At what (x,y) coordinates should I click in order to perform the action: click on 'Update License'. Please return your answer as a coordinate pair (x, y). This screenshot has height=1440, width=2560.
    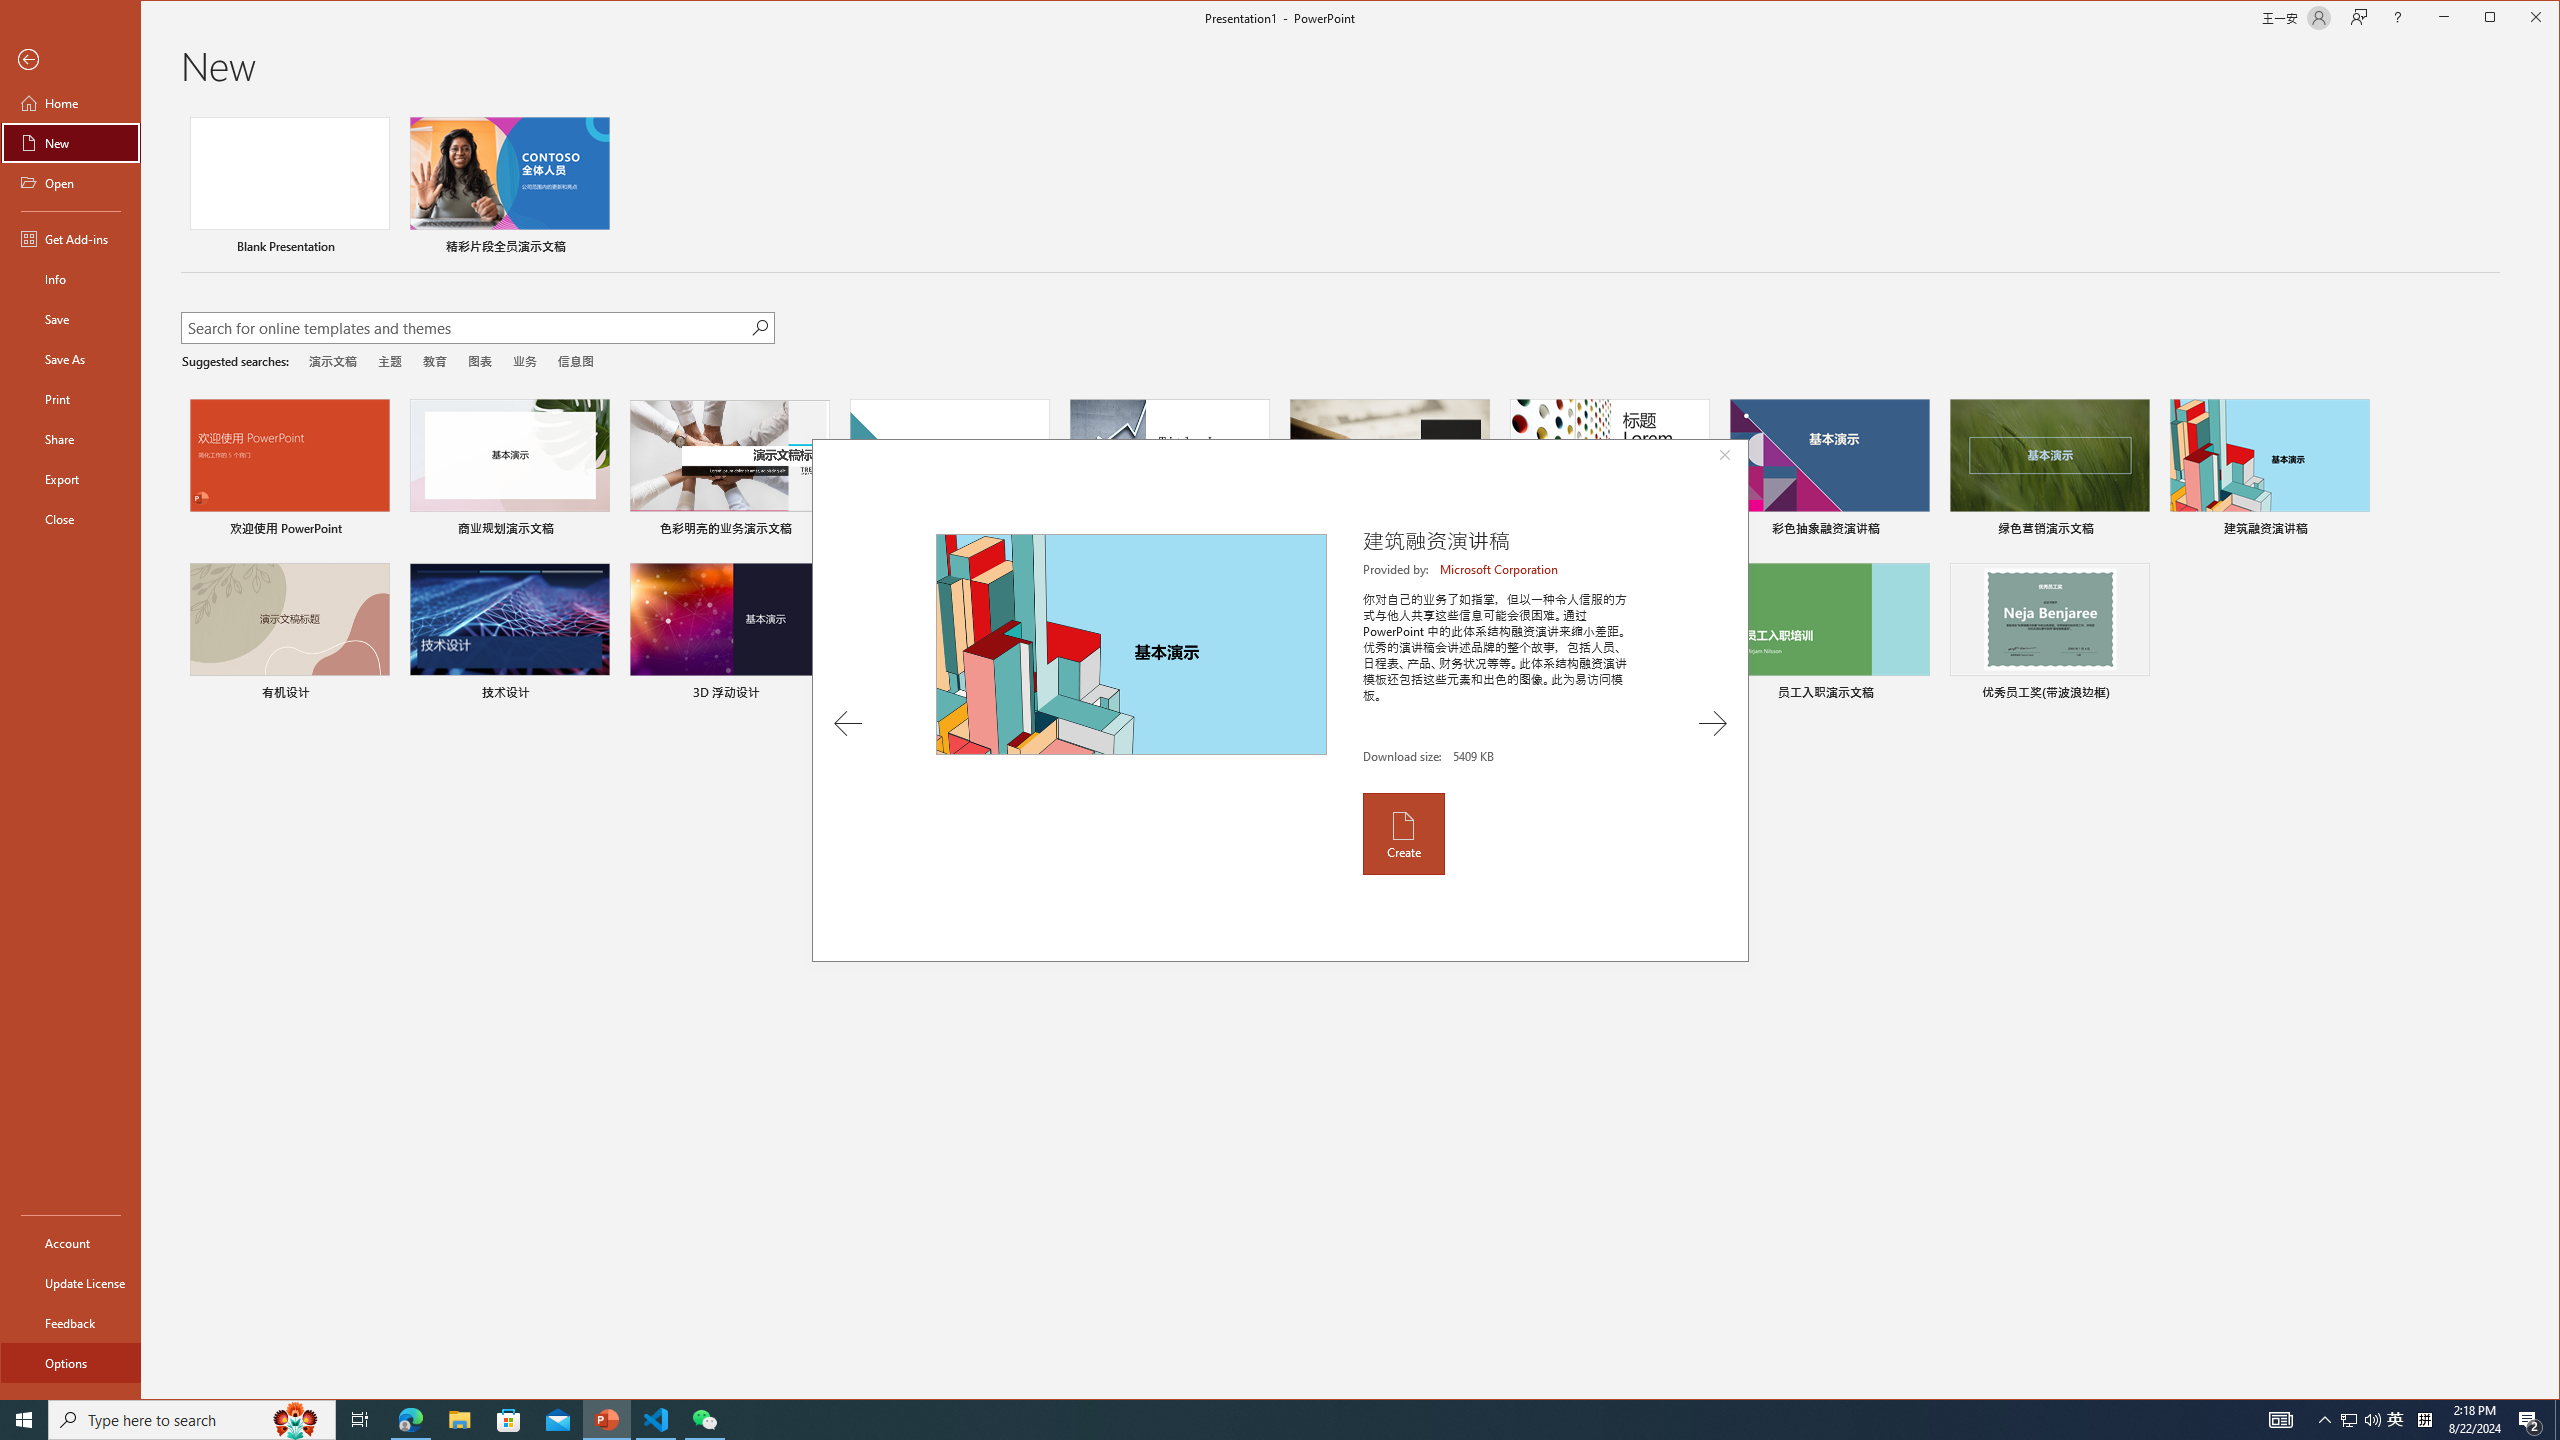
    Looking at the image, I should click on (69, 1282).